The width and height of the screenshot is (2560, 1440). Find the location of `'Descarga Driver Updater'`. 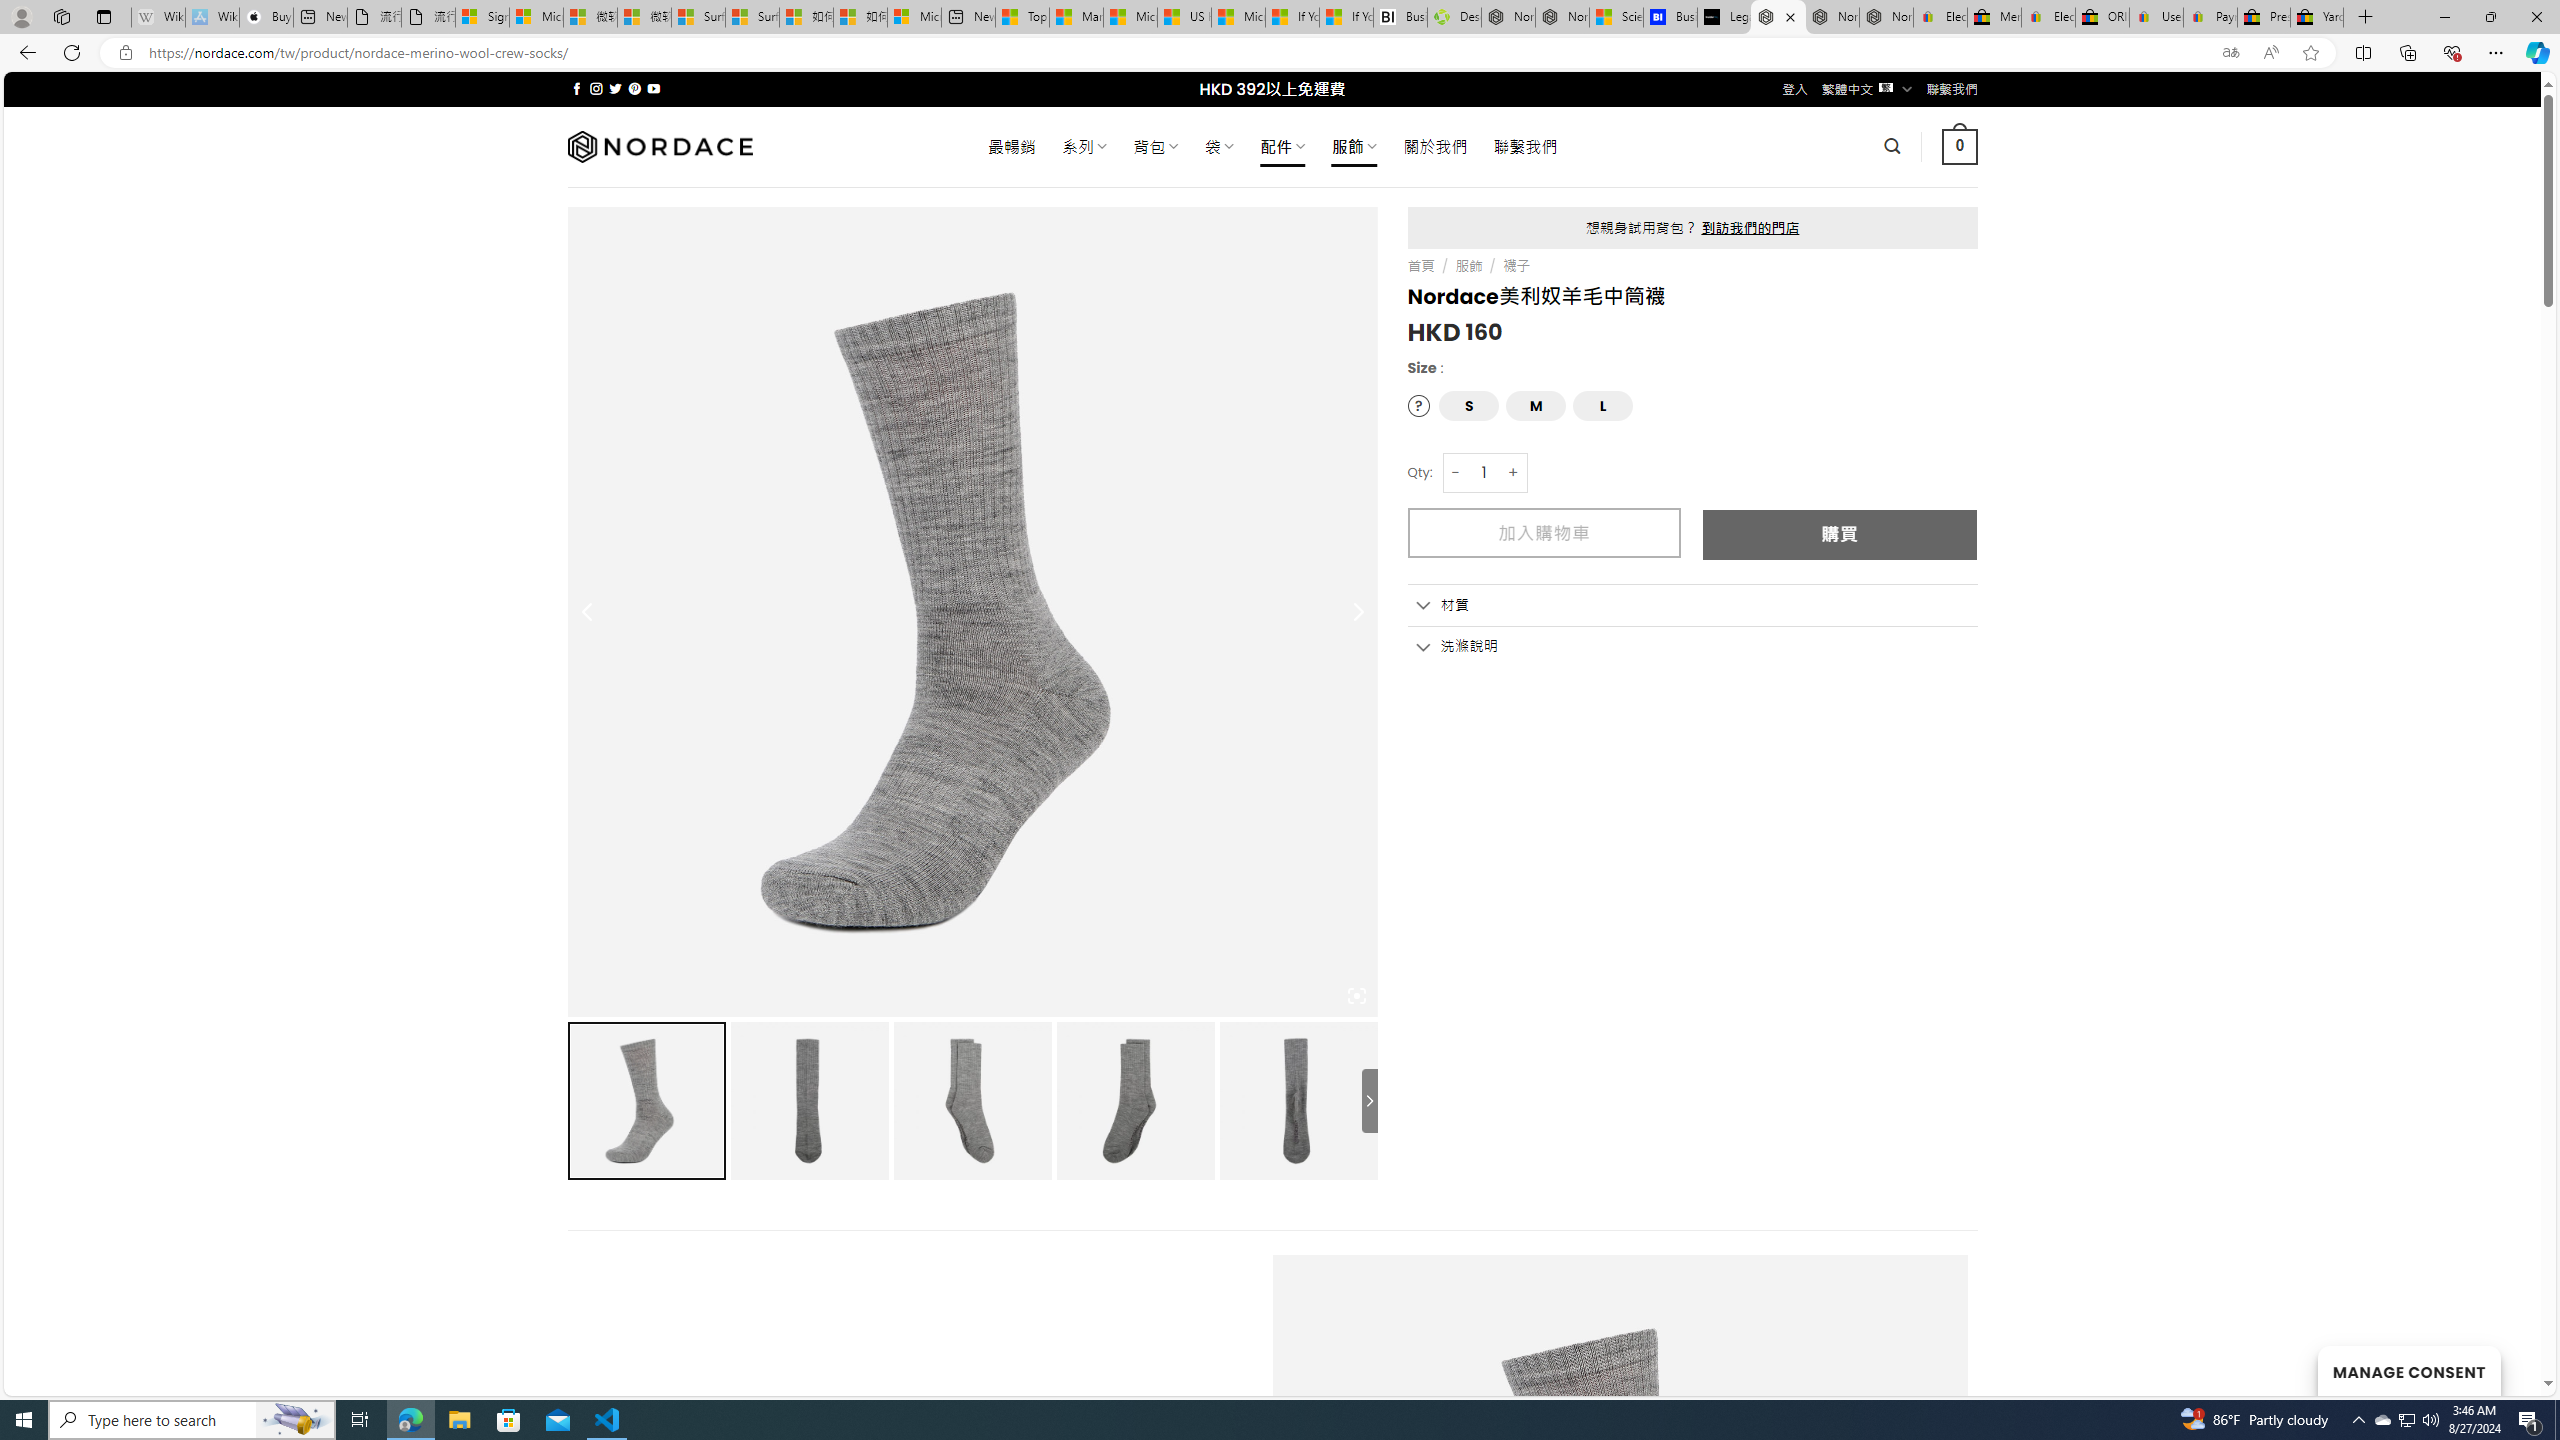

'Descarga Driver Updater' is located at coordinates (1454, 16).